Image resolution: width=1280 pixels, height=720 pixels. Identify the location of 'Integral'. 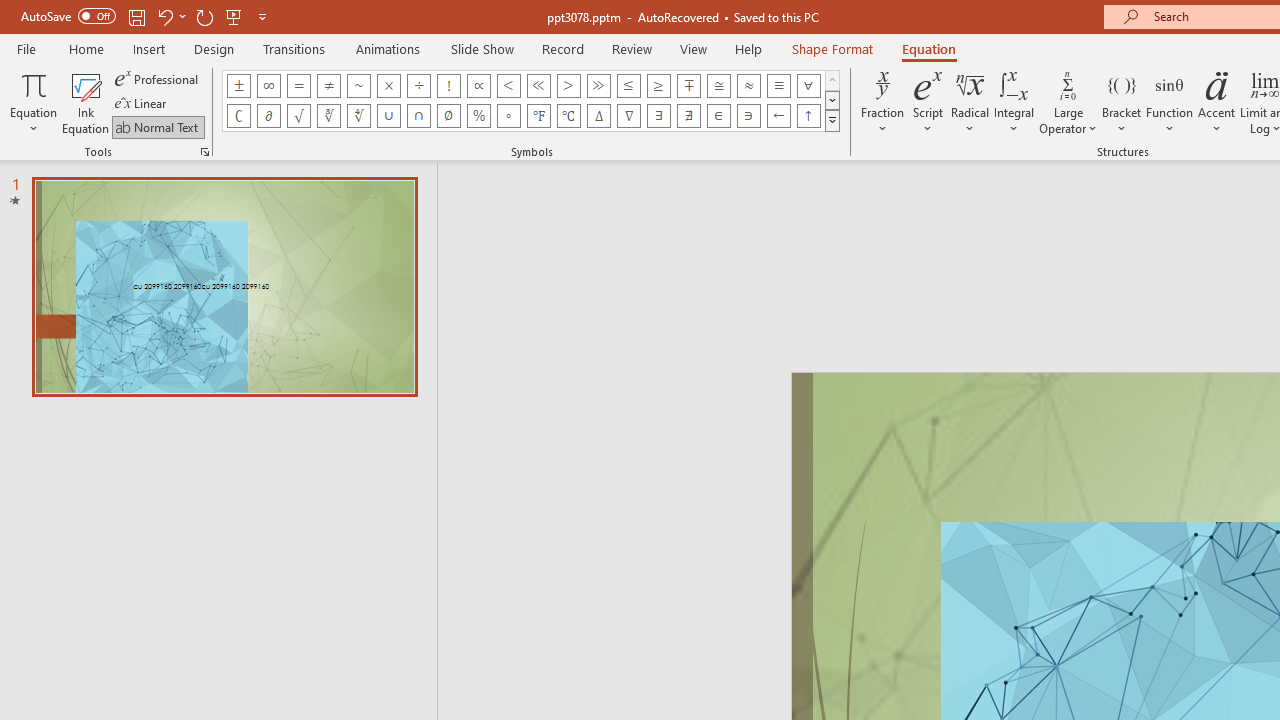
(1014, 103).